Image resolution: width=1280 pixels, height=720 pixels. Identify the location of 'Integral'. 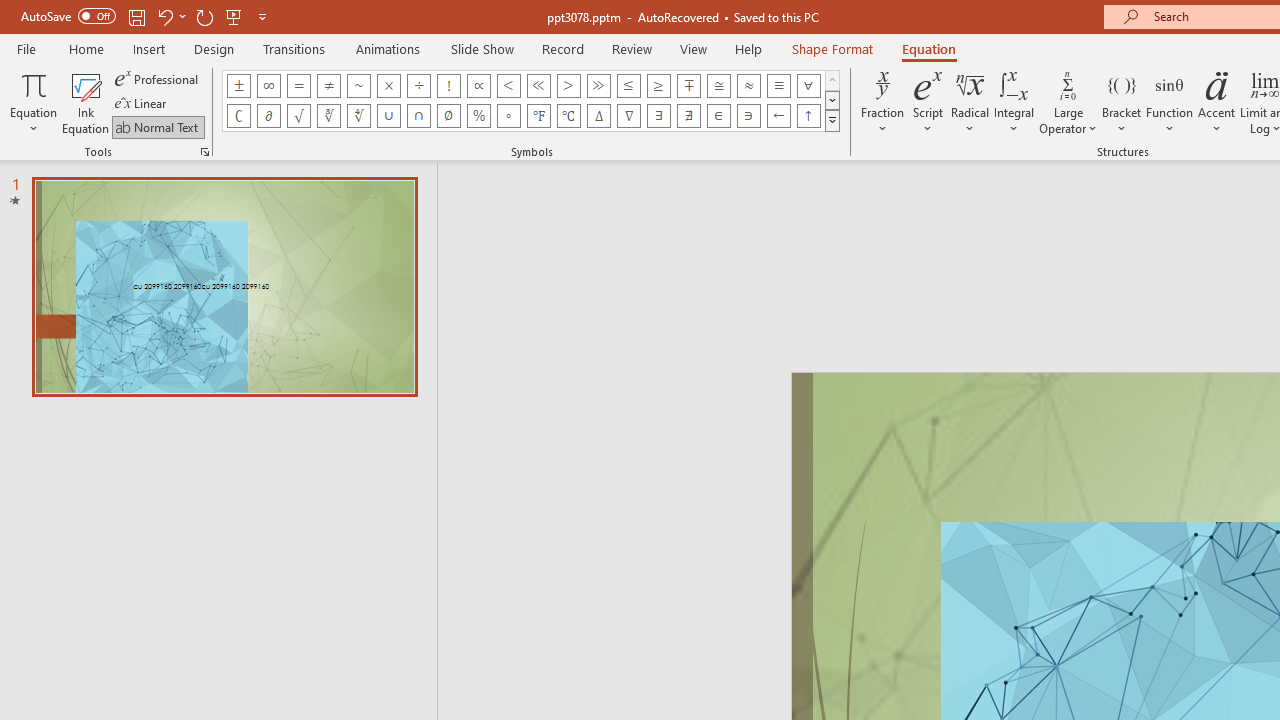
(1014, 103).